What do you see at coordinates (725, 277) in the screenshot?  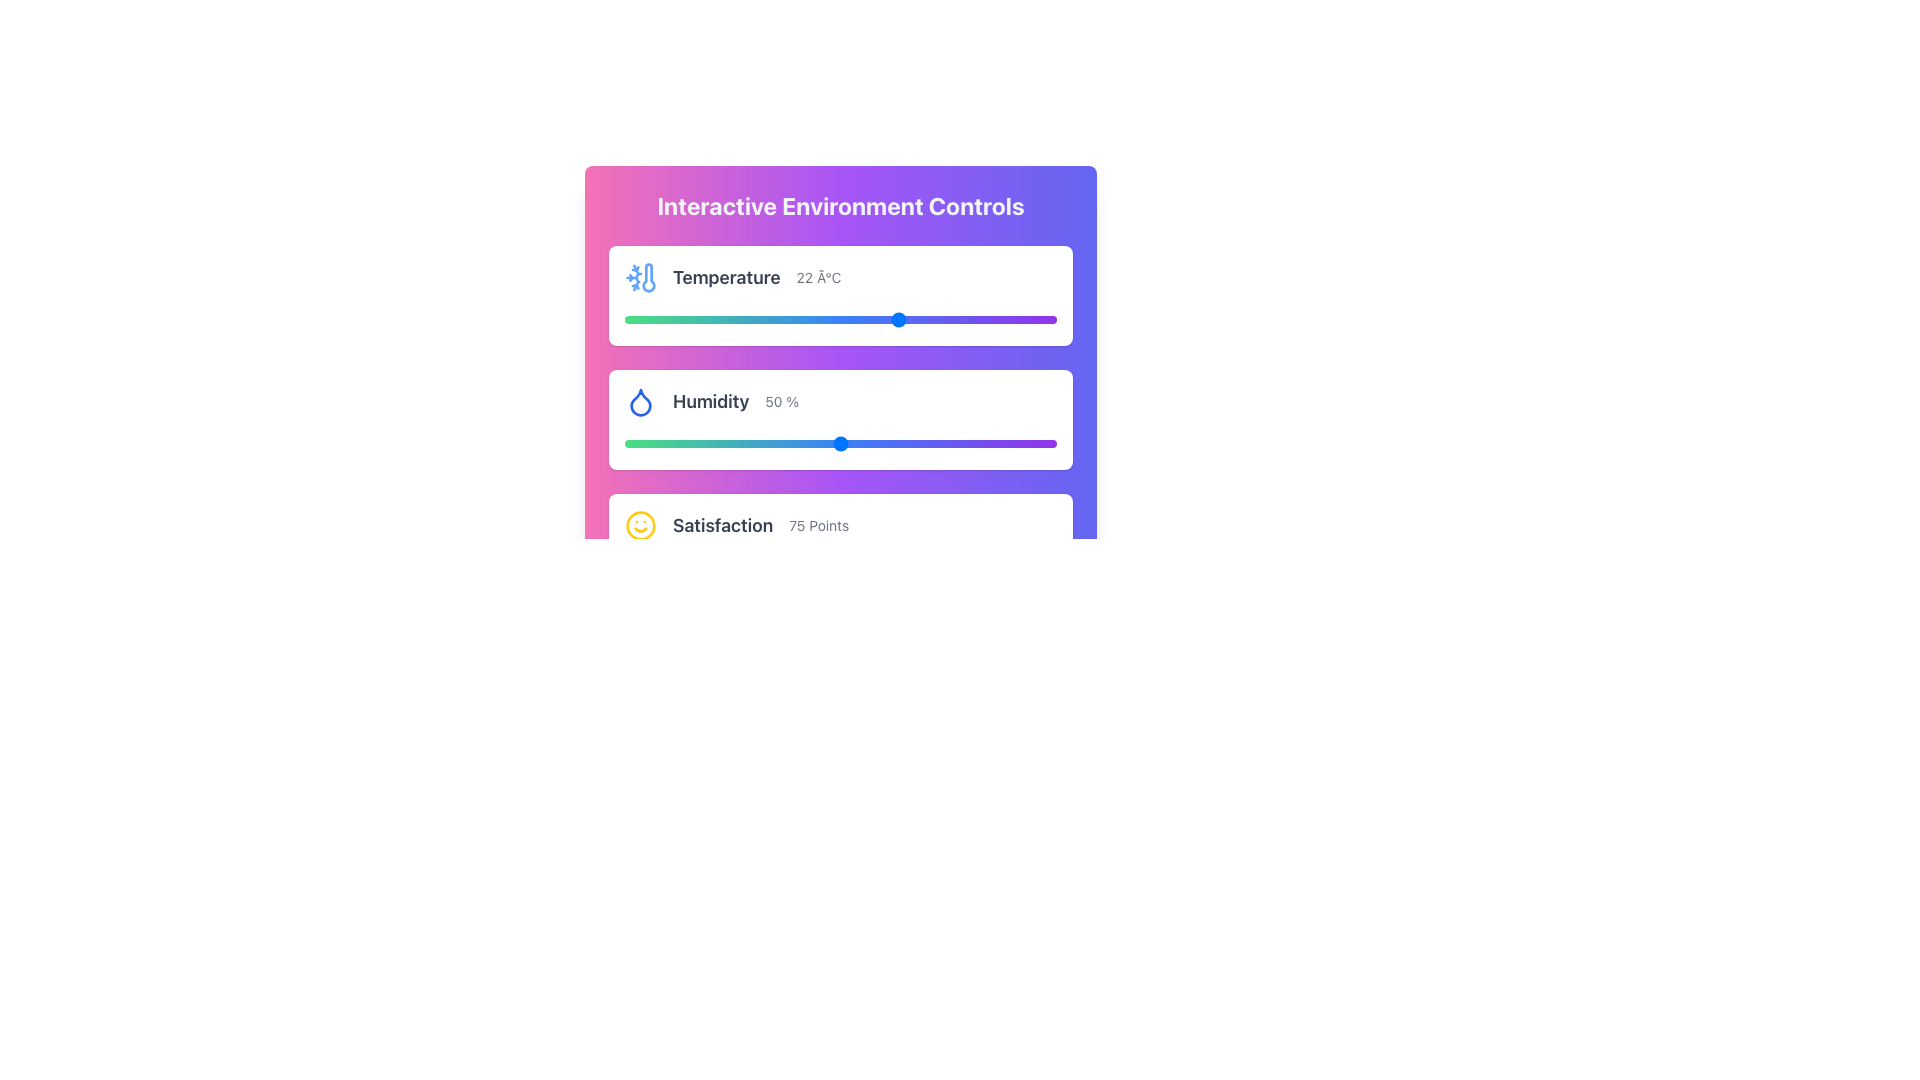 I see `the static text label 'Temperature' which is styled with a larger font size, bold weight, and dark gray color, located in the first card from the top, positioned to the right of a blue thermometer icon and to the left of the text '22 Â°C'` at bounding box center [725, 277].